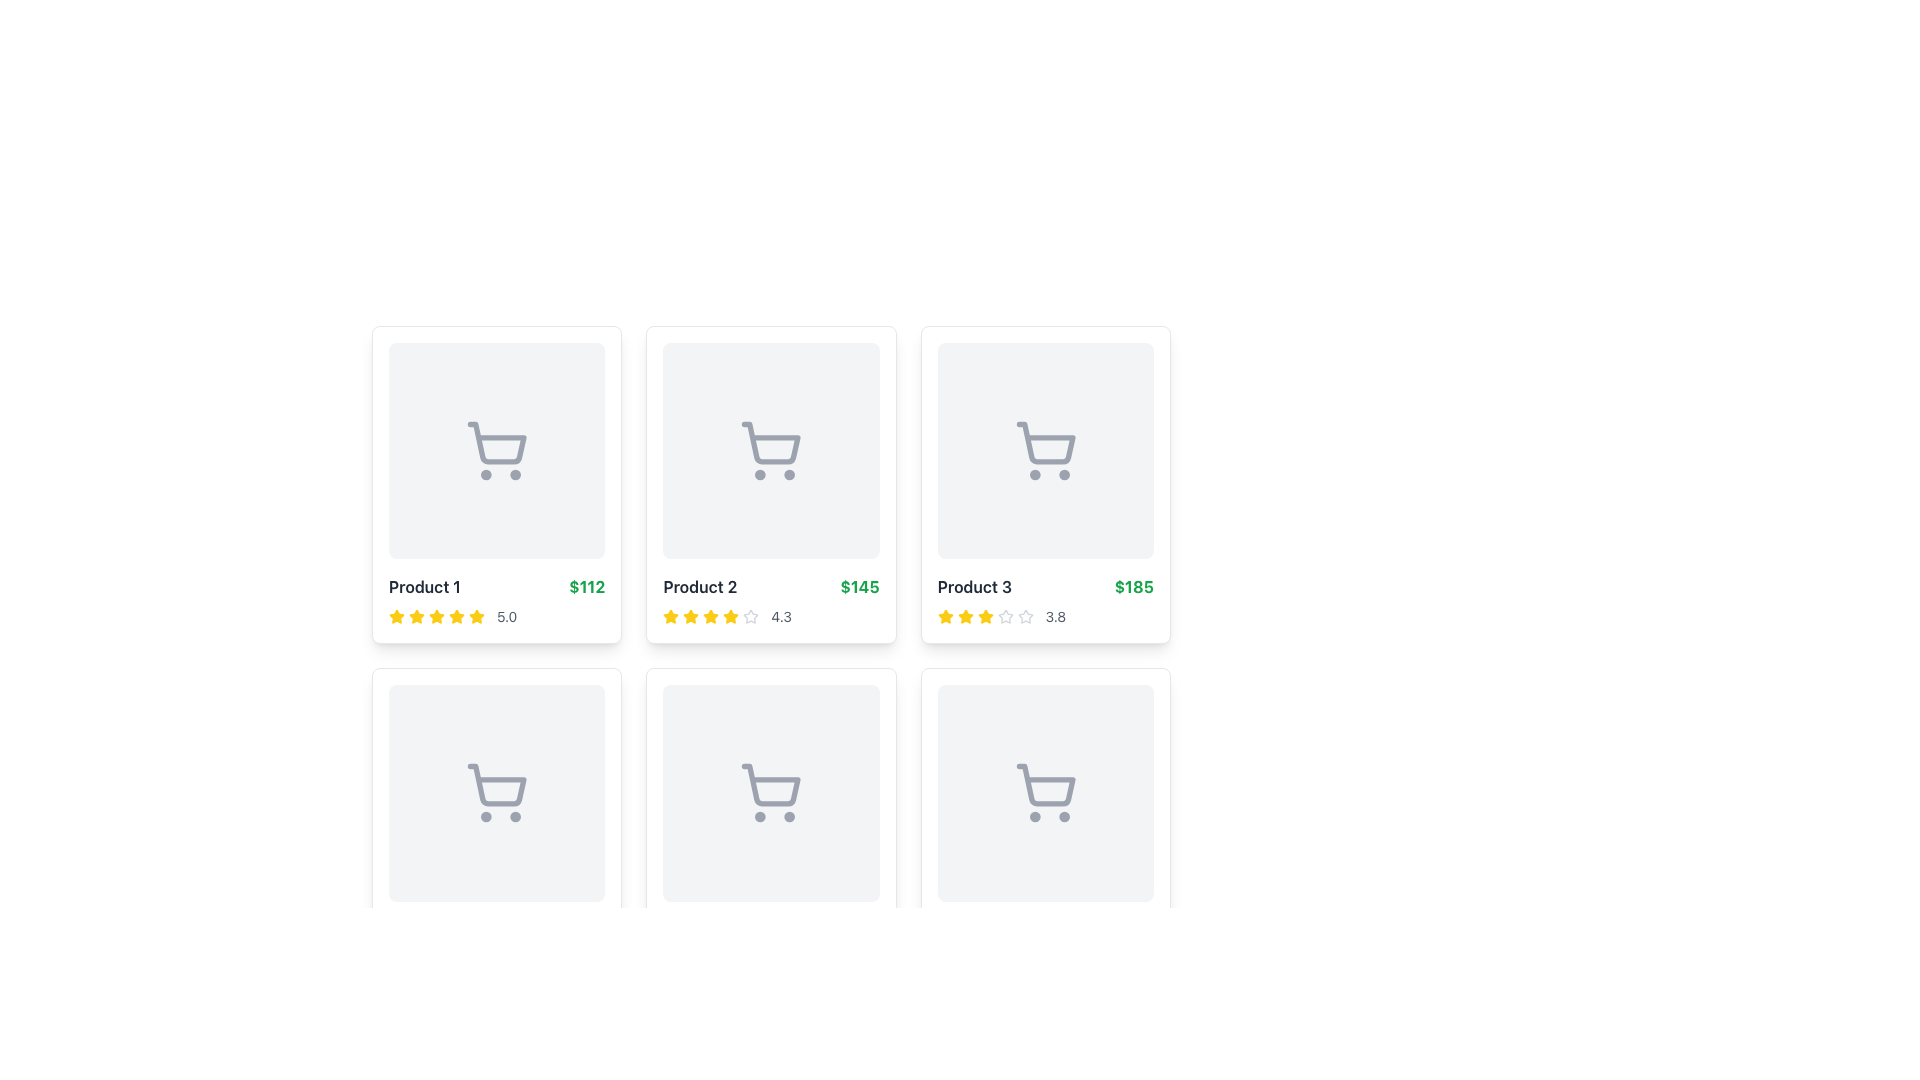 Image resolution: width=1920 pixels, height=1080 pixels. Describe the element at coordinates (770, 485) in the screenshot. I see `the second product card in the grid layout` at that location.